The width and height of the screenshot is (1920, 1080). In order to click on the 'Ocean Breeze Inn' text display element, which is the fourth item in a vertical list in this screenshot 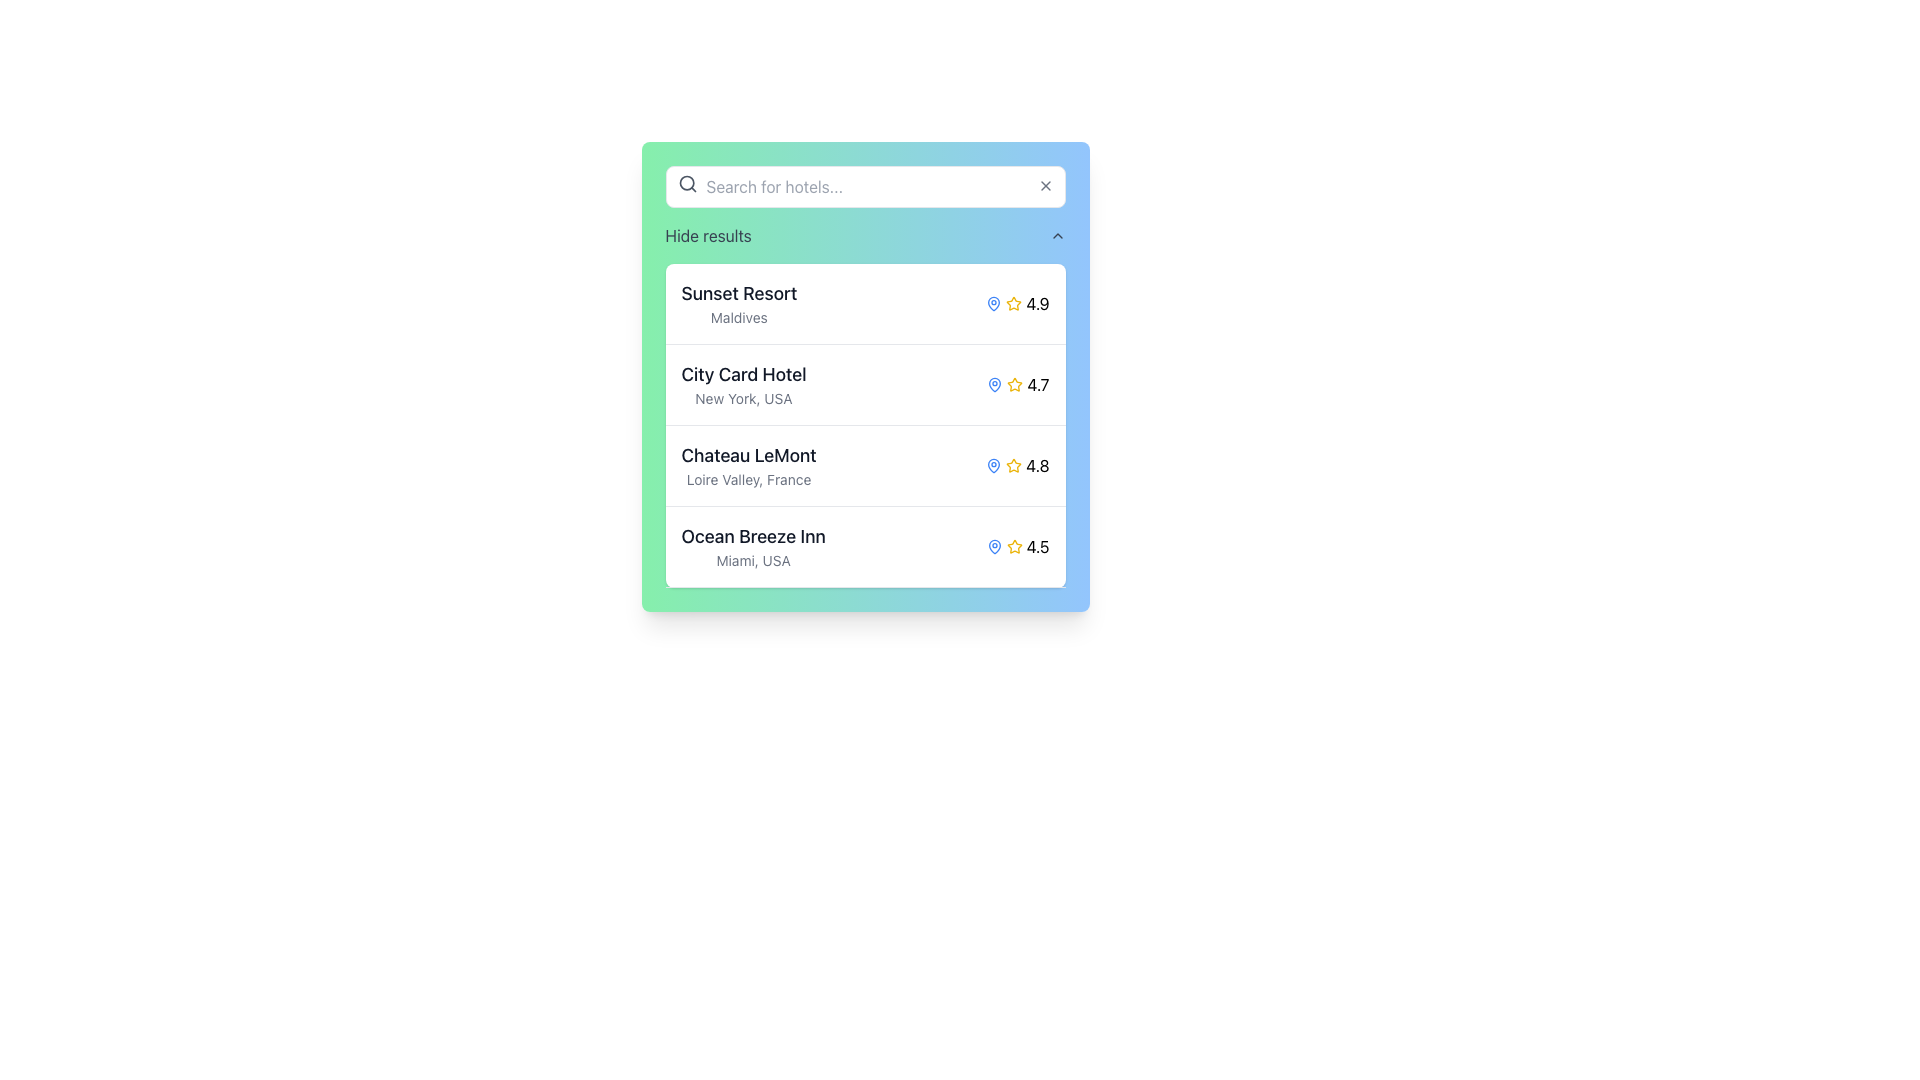, I will do `click(752, 547)`.